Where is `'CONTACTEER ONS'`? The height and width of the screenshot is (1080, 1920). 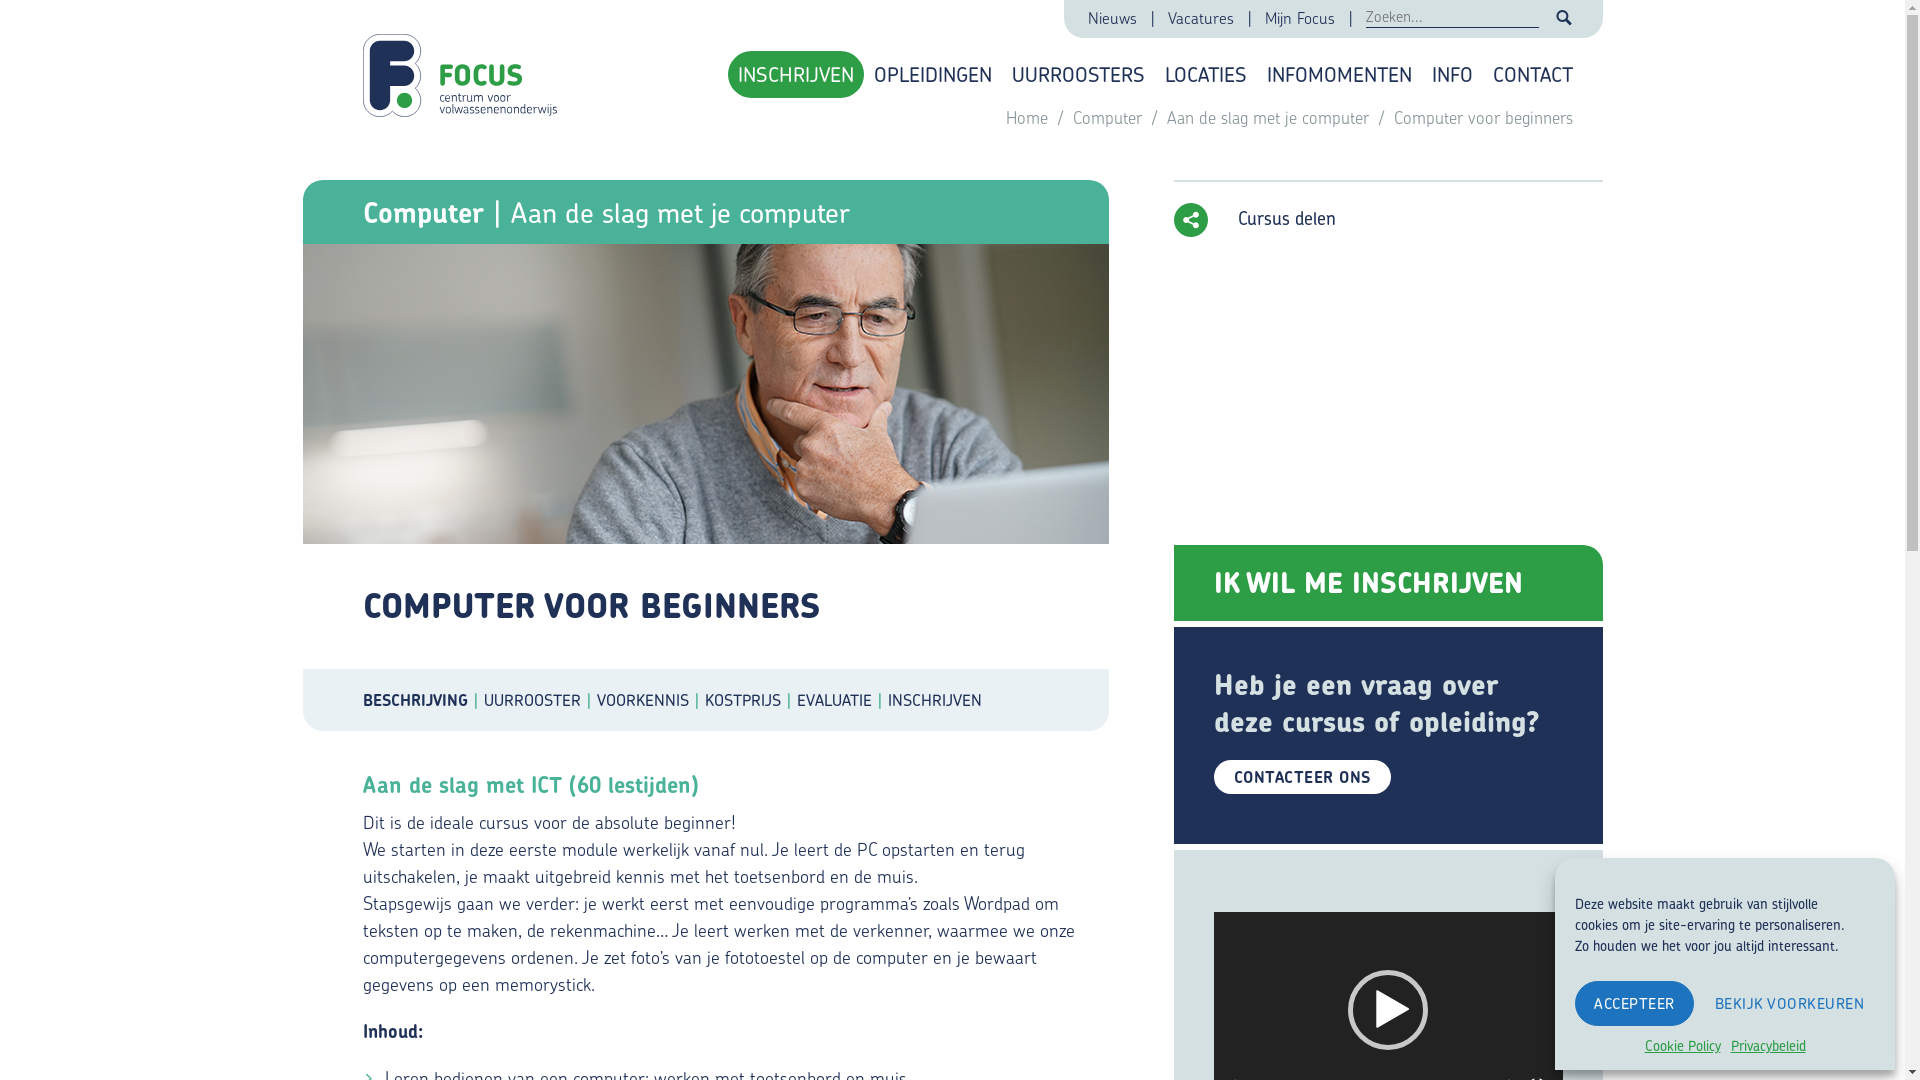 'CONTACTEER ONS' is located at coordinates (1302, 775).